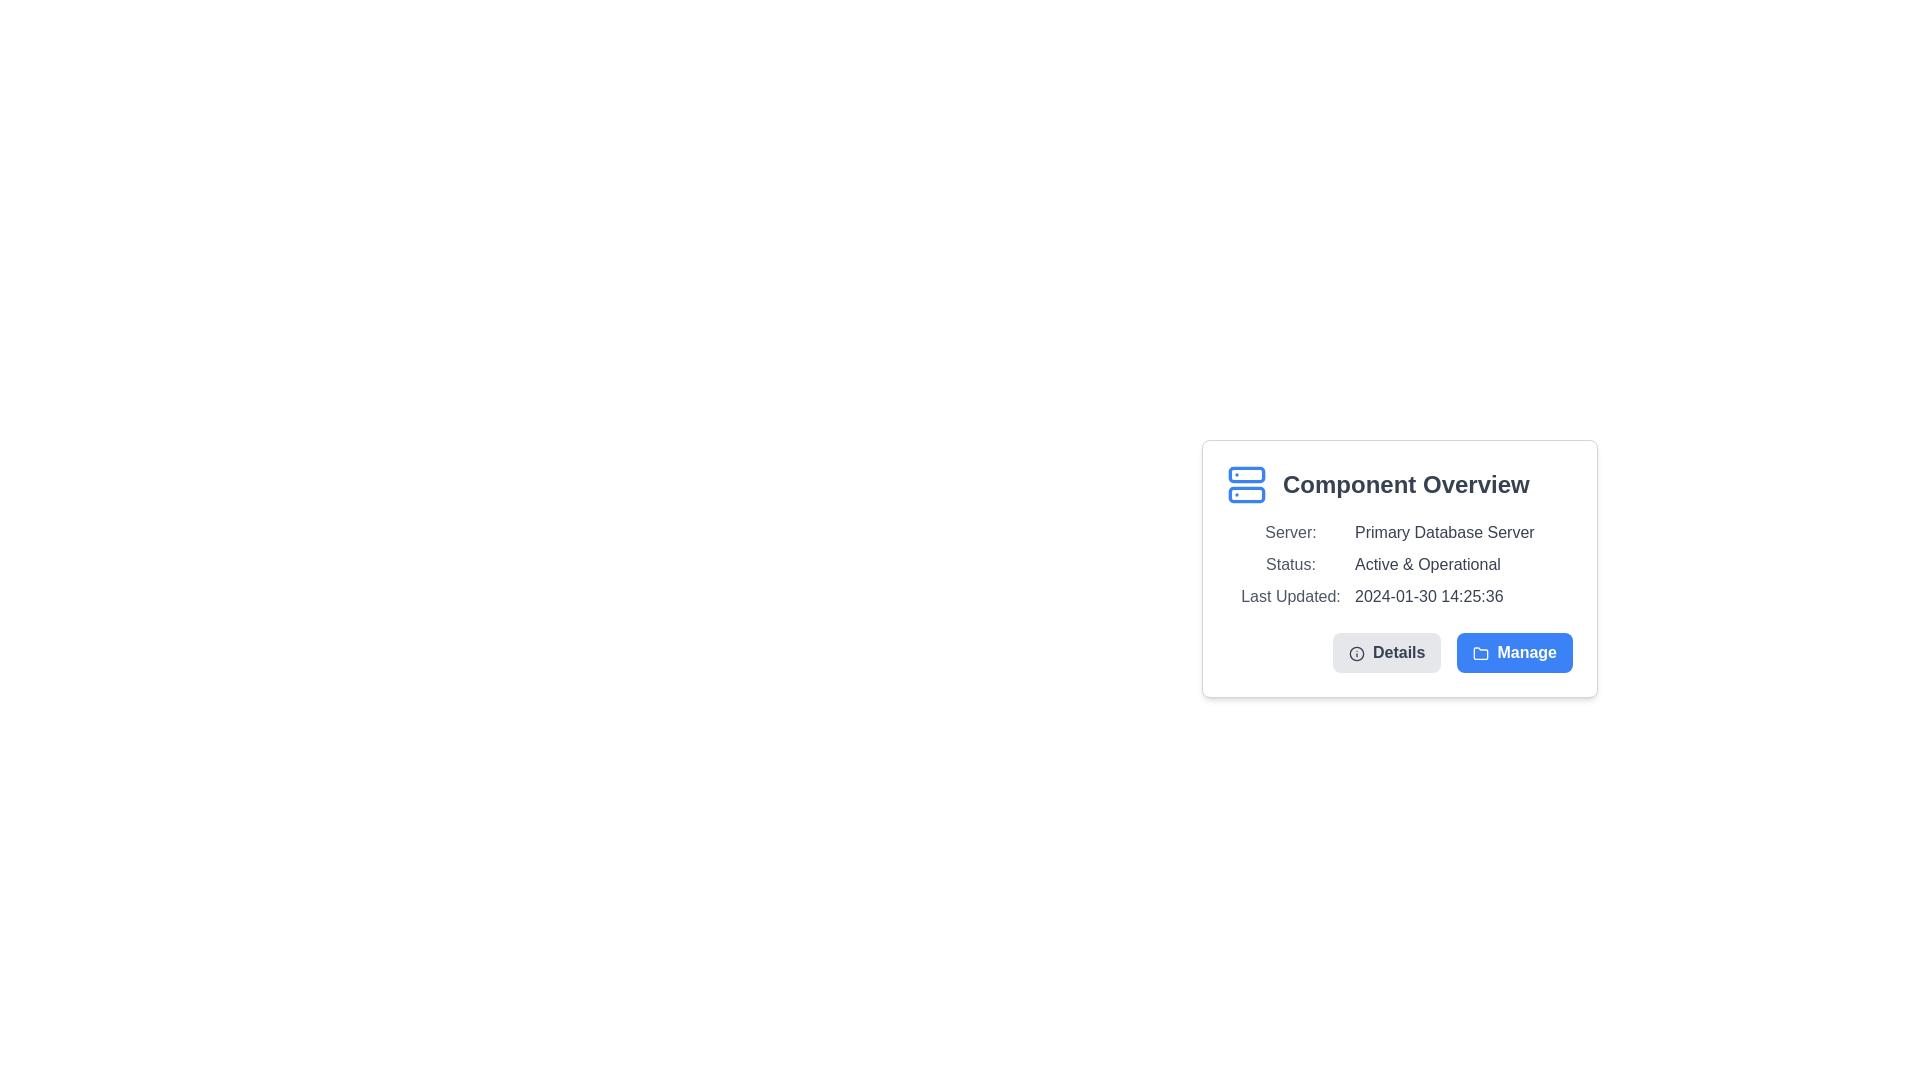 Image resolution: width=1920 pixels, height=1080 pixels. What do you see at coordinates (1428, 596) in the screenshot?
I see `the text label displaying the timestamp '2024-01-30 14:25:36' found in the bottom right of the card layout under the 'Component Overview' header, next to the label 'Last Updated:'` at bounding box center [1428, 596].